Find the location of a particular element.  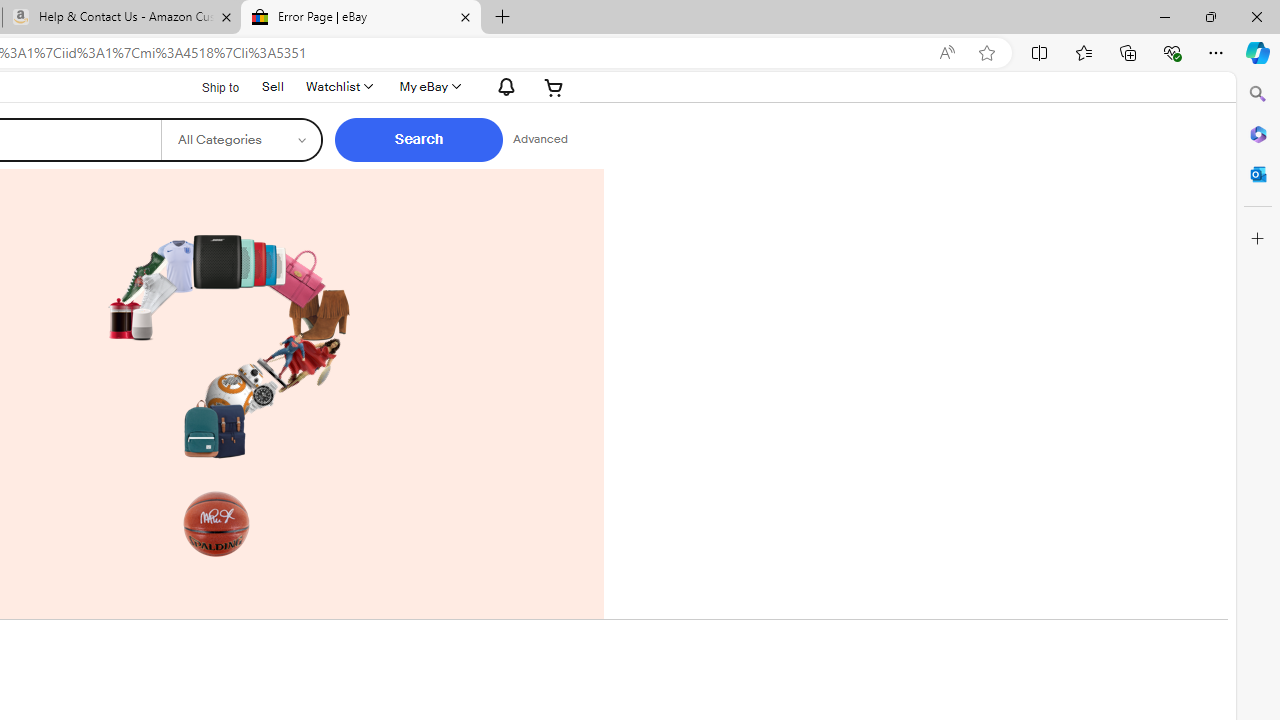

'WatchlistExpand Watch List' is located at coordinates (338, 86).